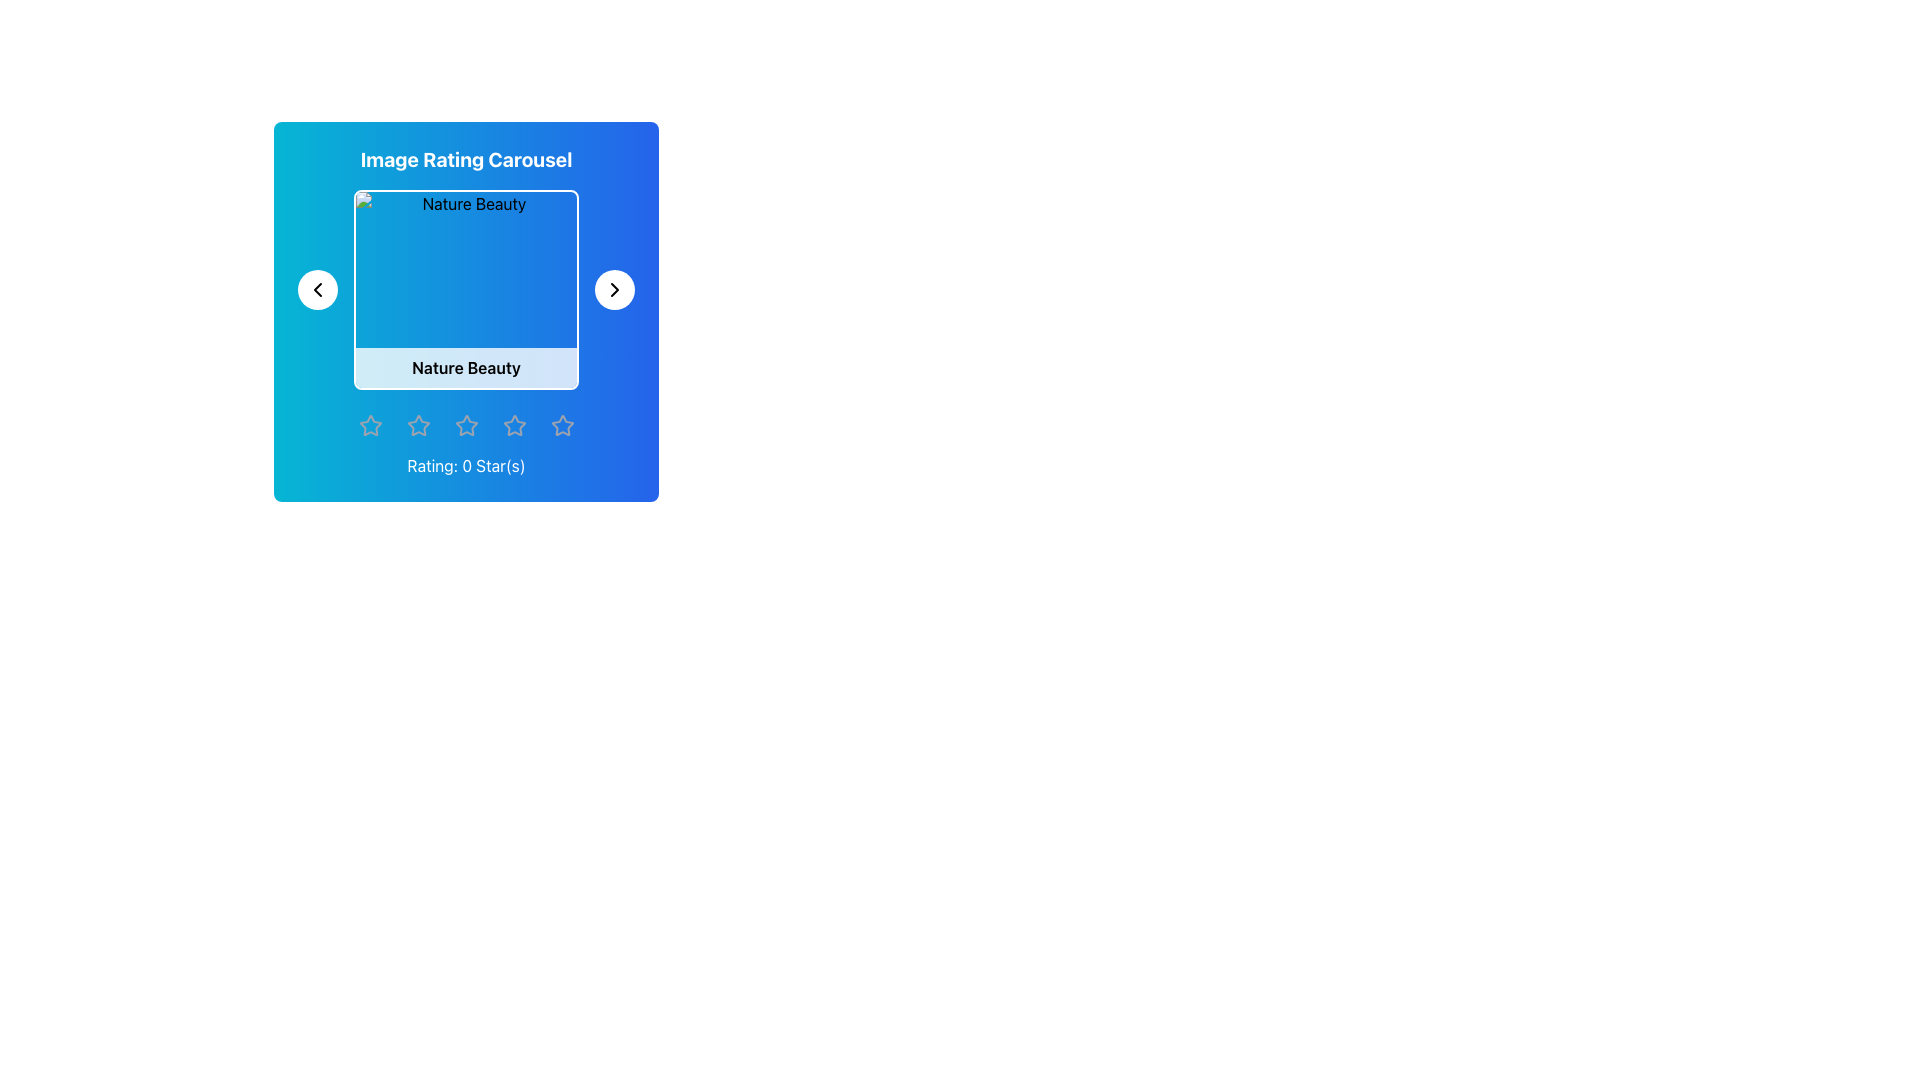  Describe the element at coordinates (613, 289) in the screenshot. I see `the circular button with a right-pointing arrow icon` at that location.